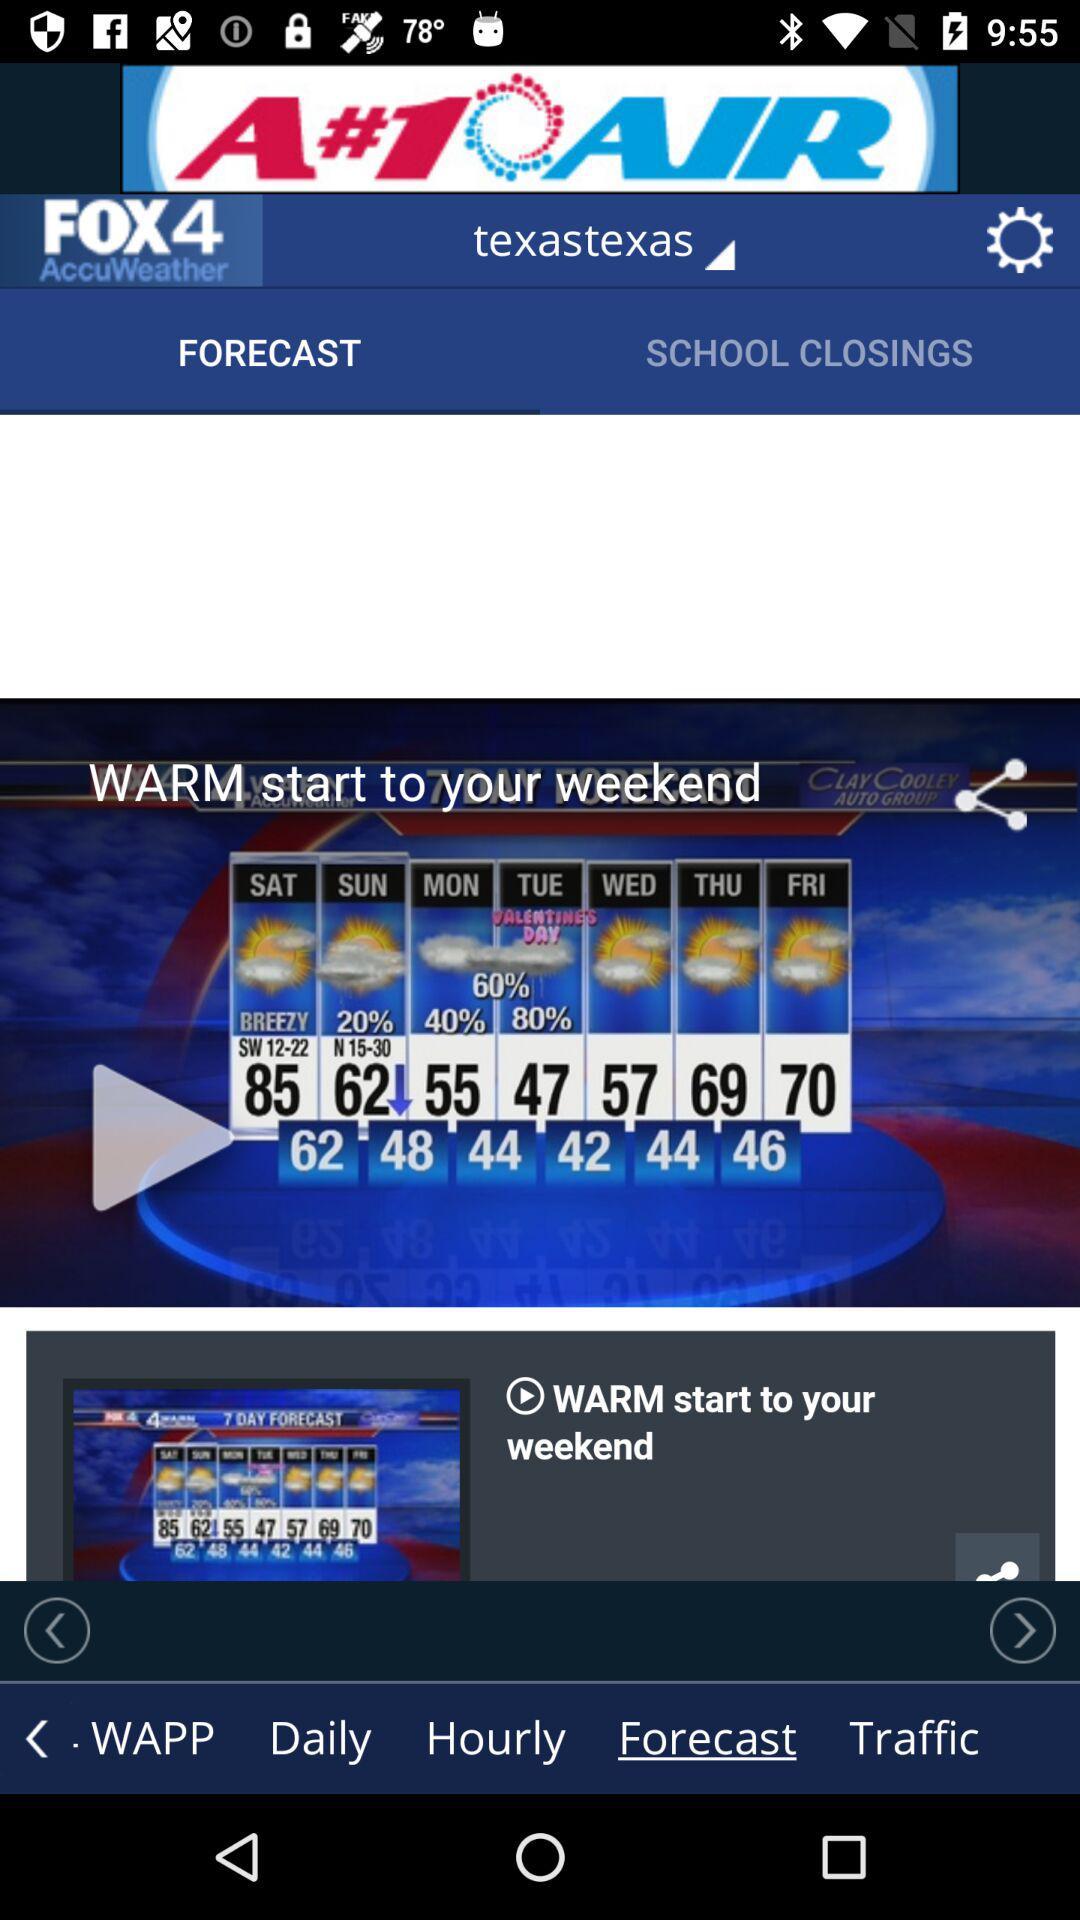  What do you see at coordinates (36, 1737) in the screenshot?
I see `go back` at bounding box center [36, 1737].